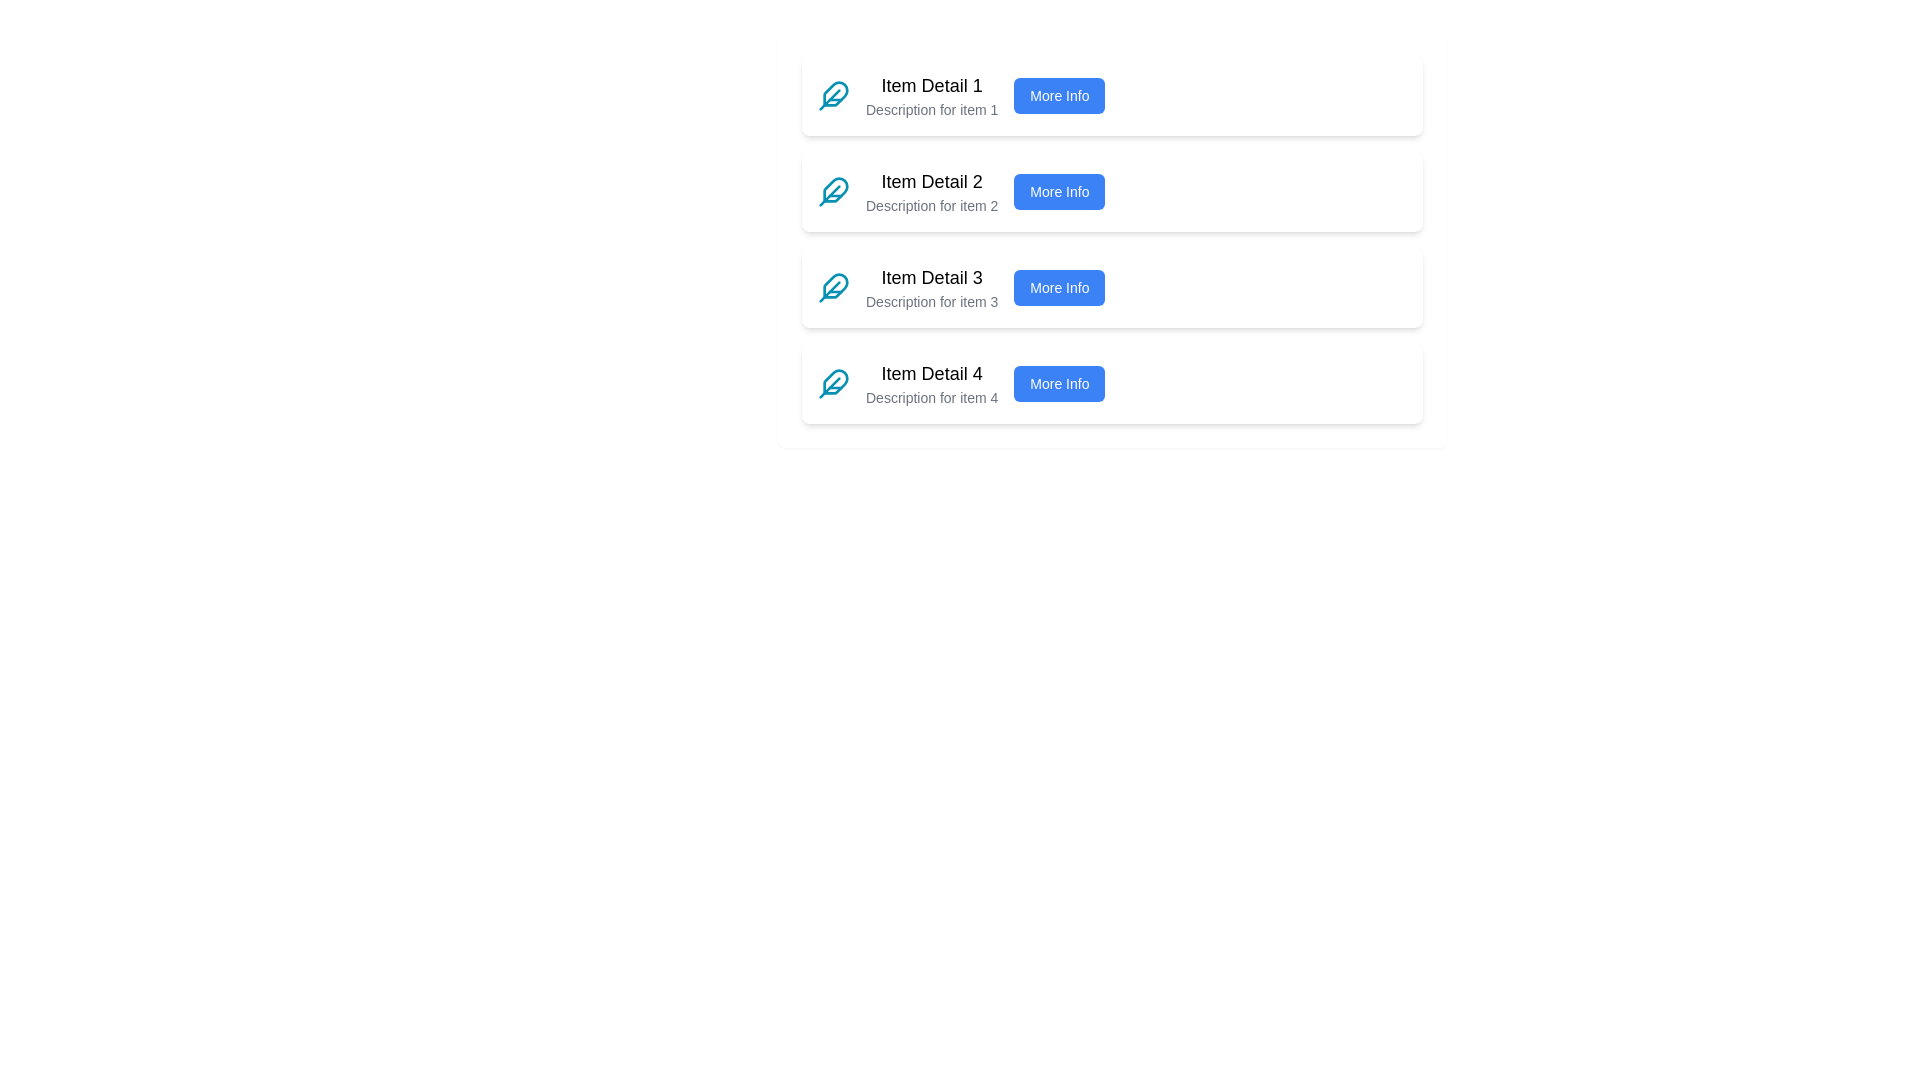 The height and width of the screenshot is (1080, 1920). I want to click on the leftmost icon in the fourth row of the vertically stacked list, which is associated with 'Item Detail 4'. This icon serves as an illustrative symbol or indicator, adding visual emphasis to the item, so click(835, 381).